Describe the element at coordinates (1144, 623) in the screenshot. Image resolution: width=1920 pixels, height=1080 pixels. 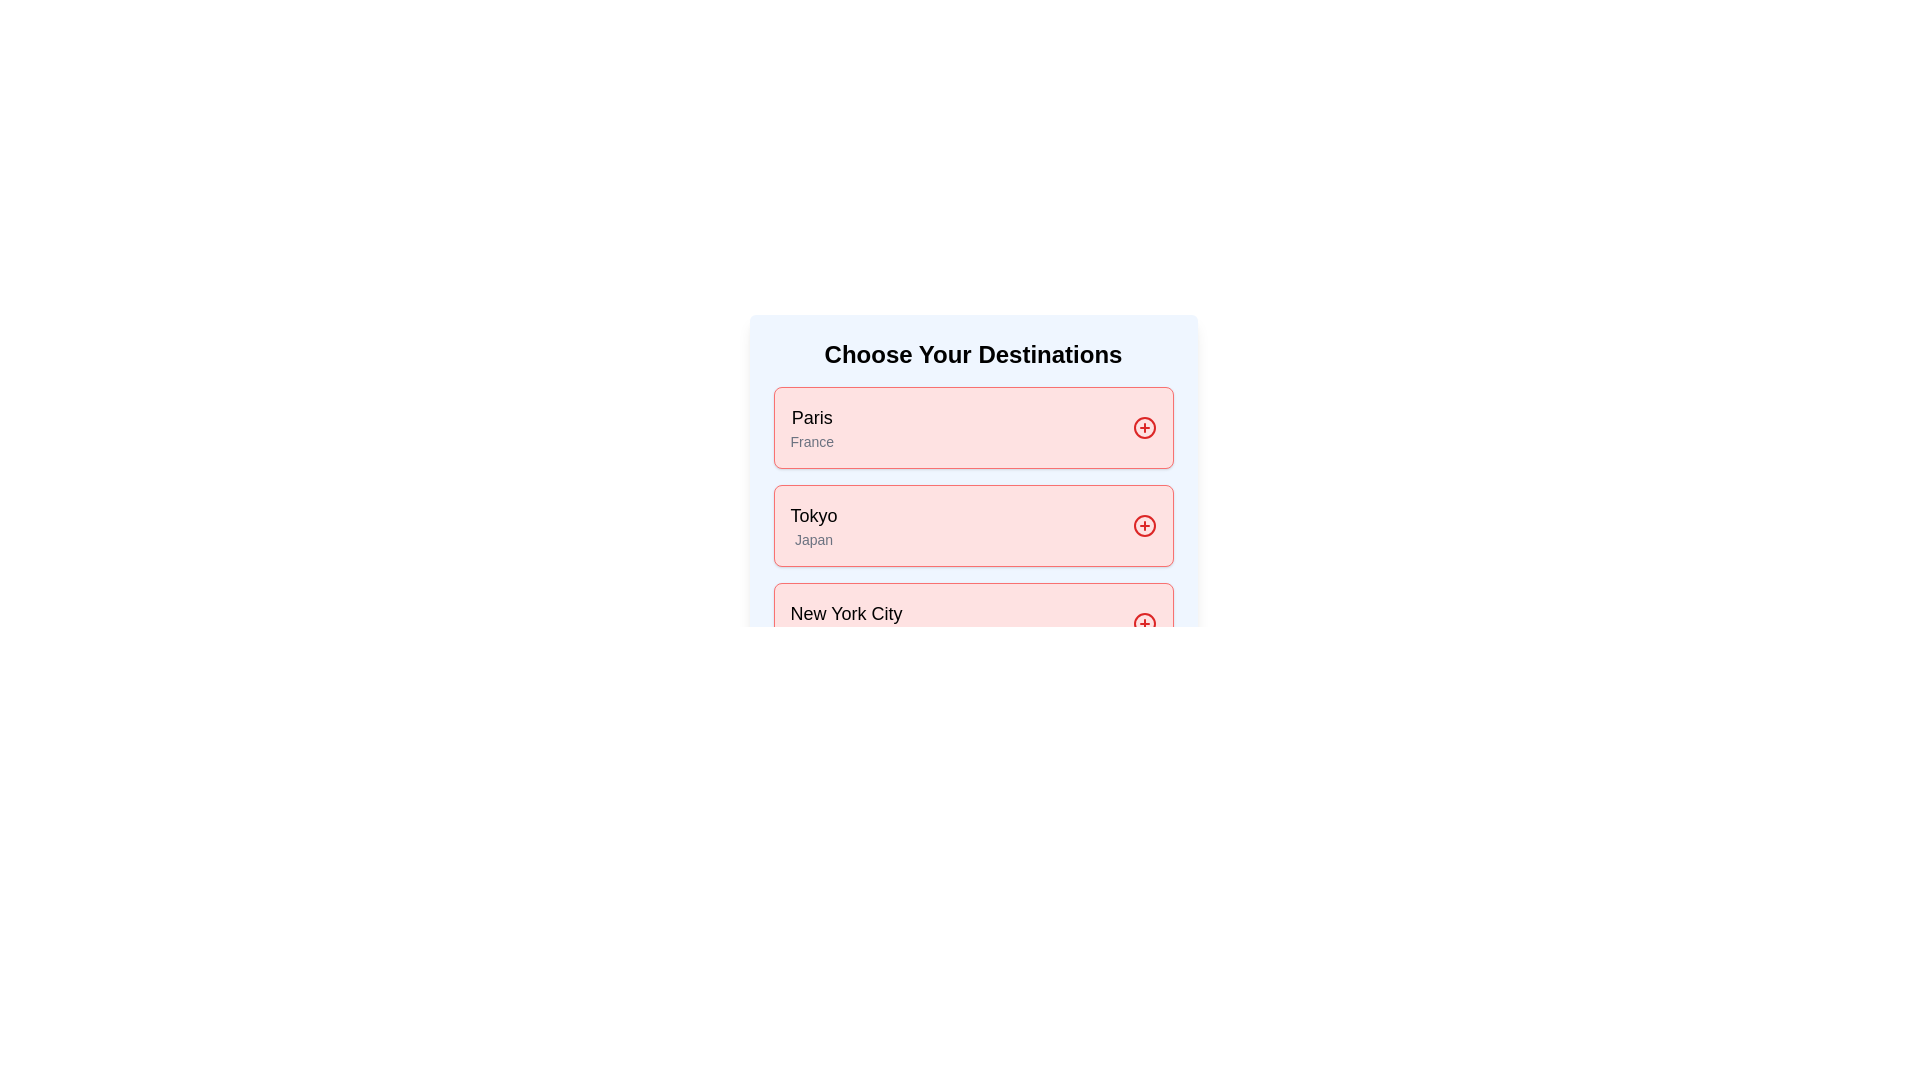
I see `the button to add 'New York City' to the list of destinations, located in the far-right corner of the 'Choose Your Destinations' panel` at that location.